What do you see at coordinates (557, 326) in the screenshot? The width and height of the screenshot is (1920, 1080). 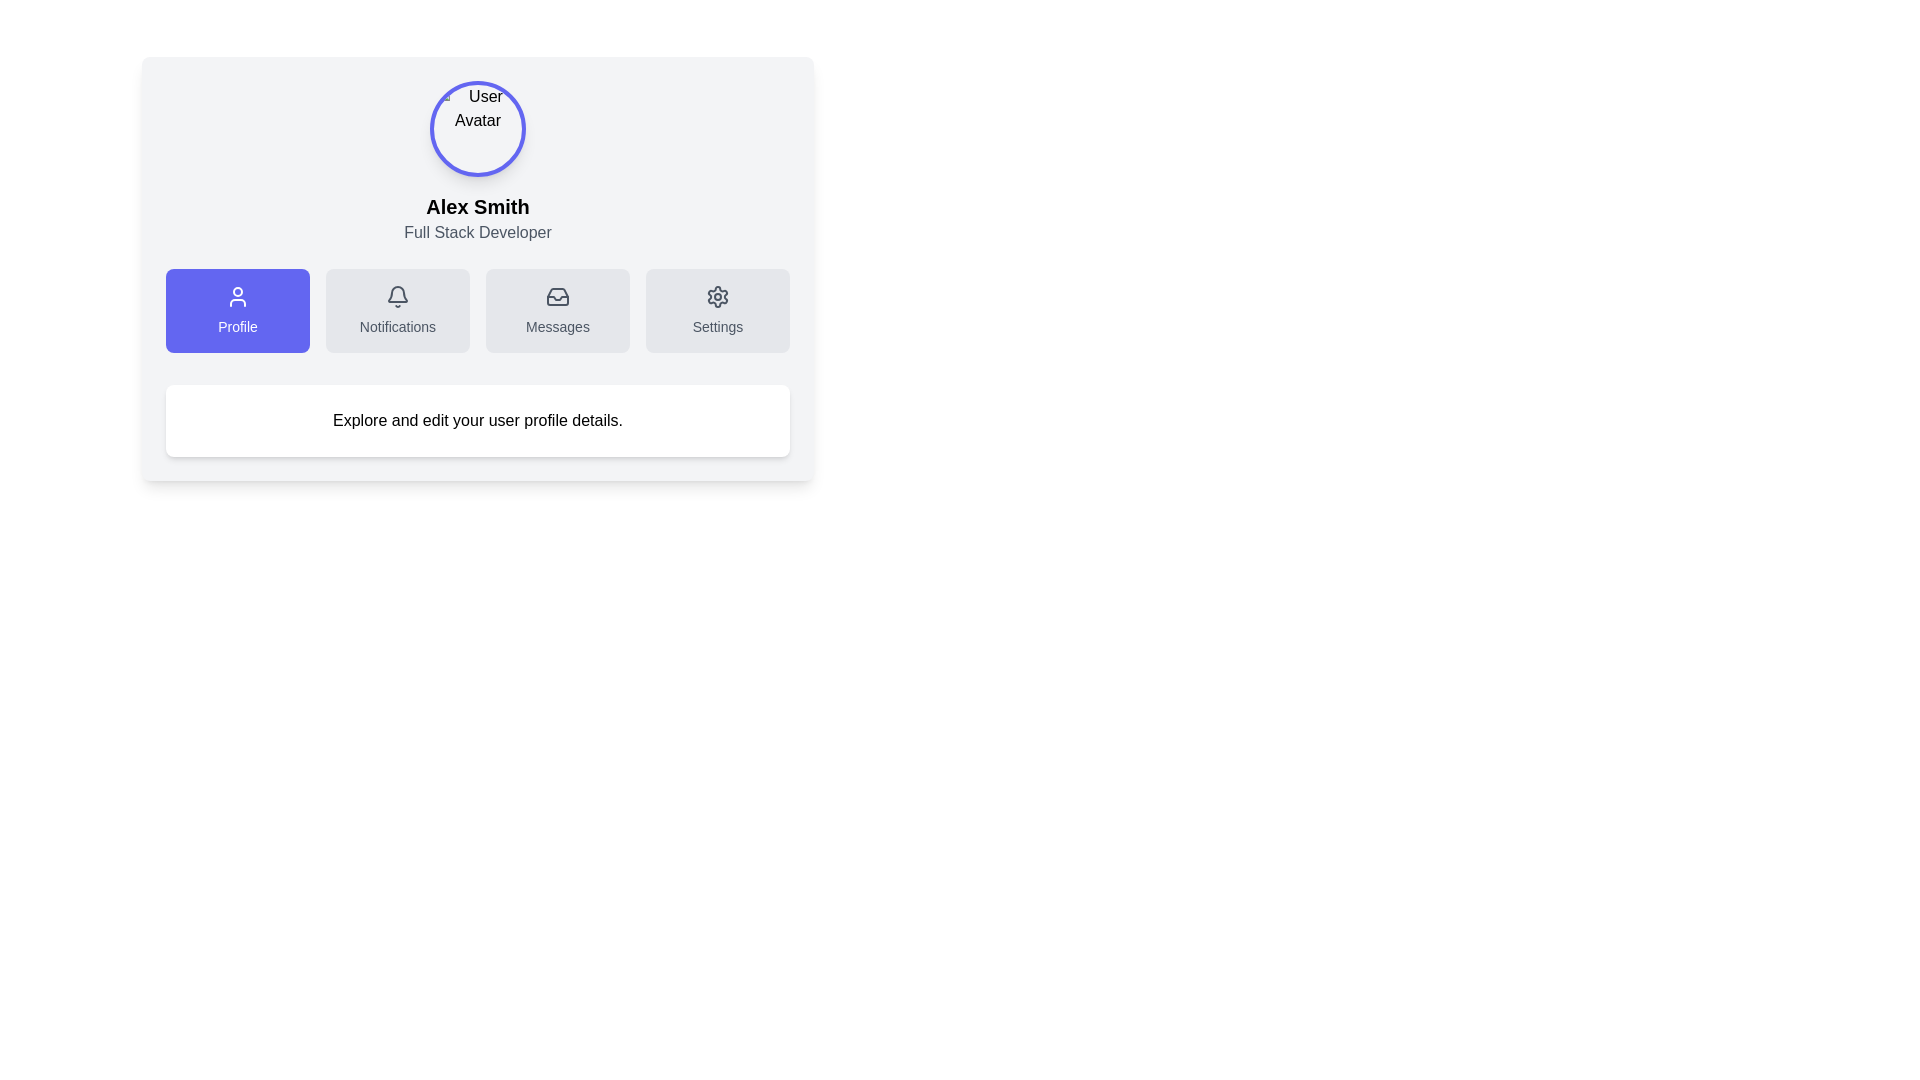 I see `the 'Messages' text label, which is styled in gray and positioned at the center-bottom of the third button in a row of four buttons under the user avatar section` at bounding box center [557, 326].